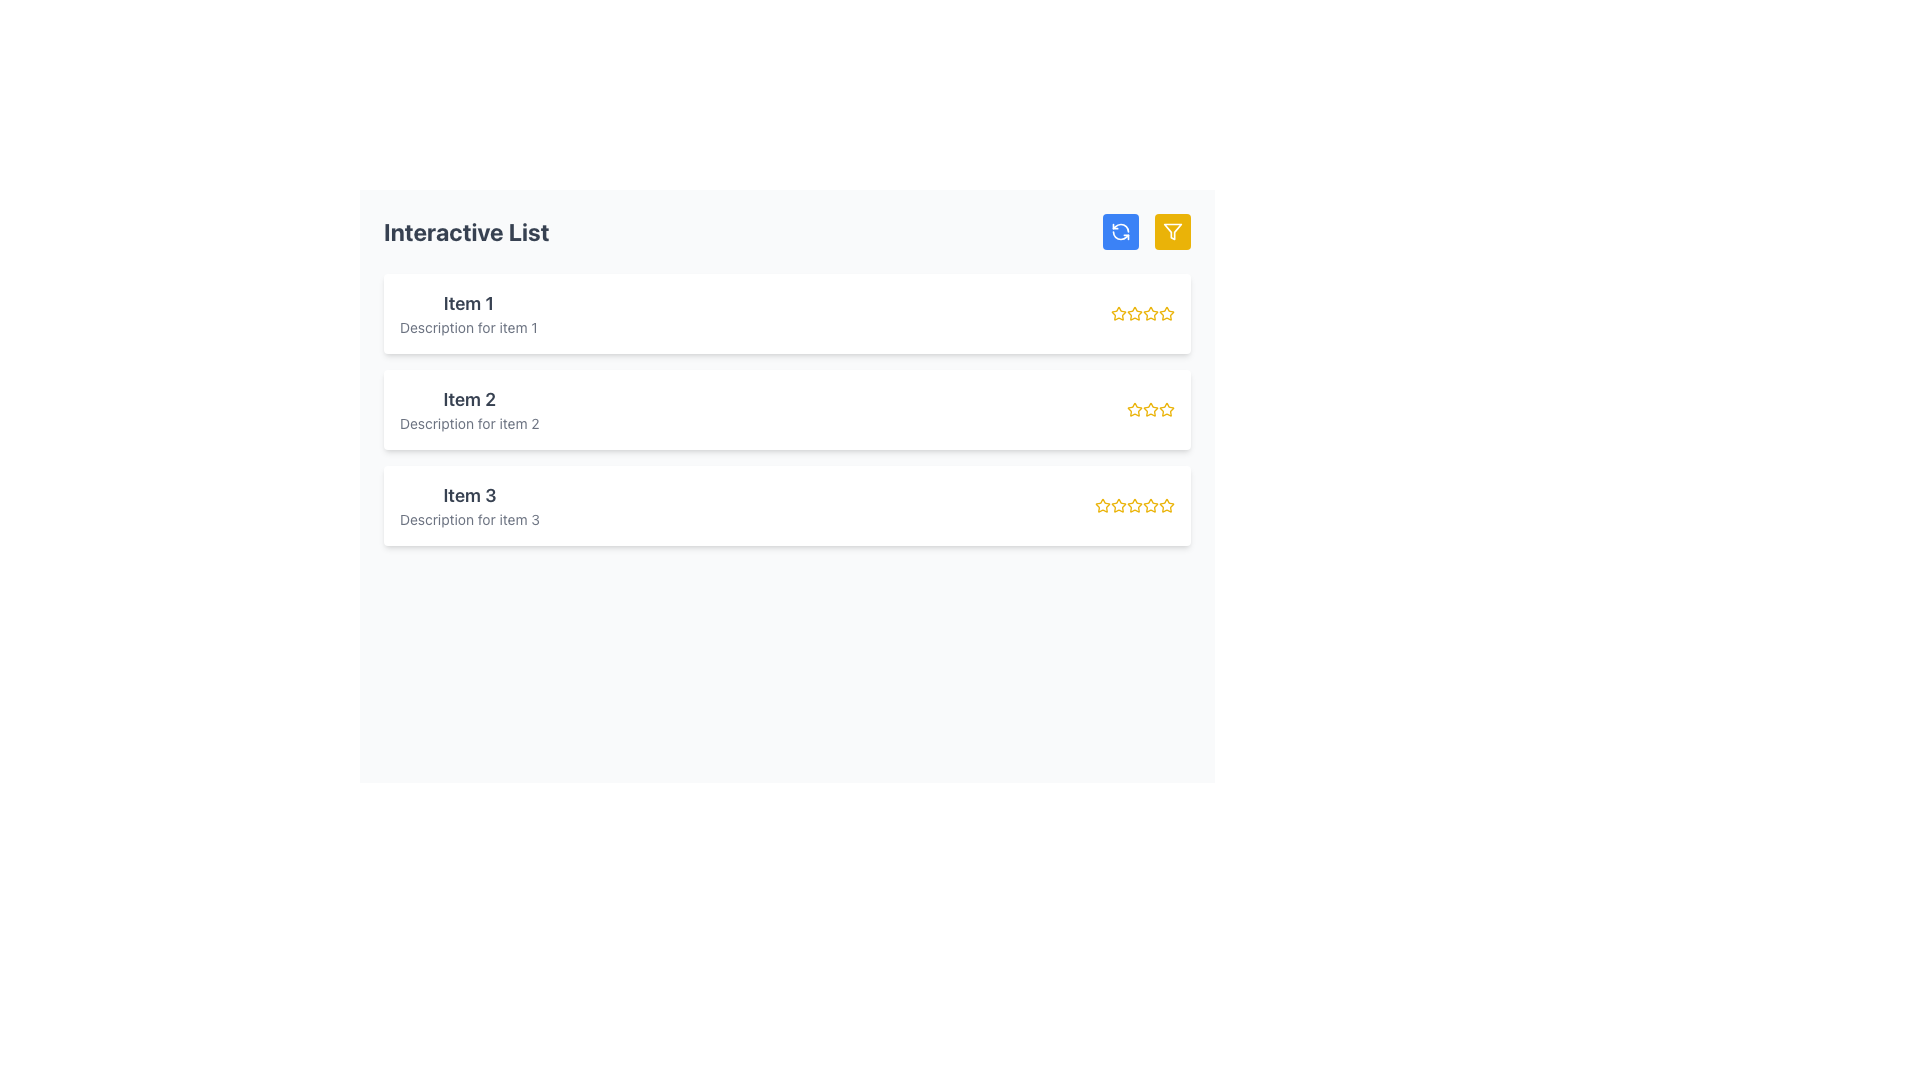 The height and width of the screenshot is (1080, 1920). I want to click on the lower right part of the refresh icon, which is styled in a minimalistic outline, to trigger the refresh functionality, so click(1121, 234).